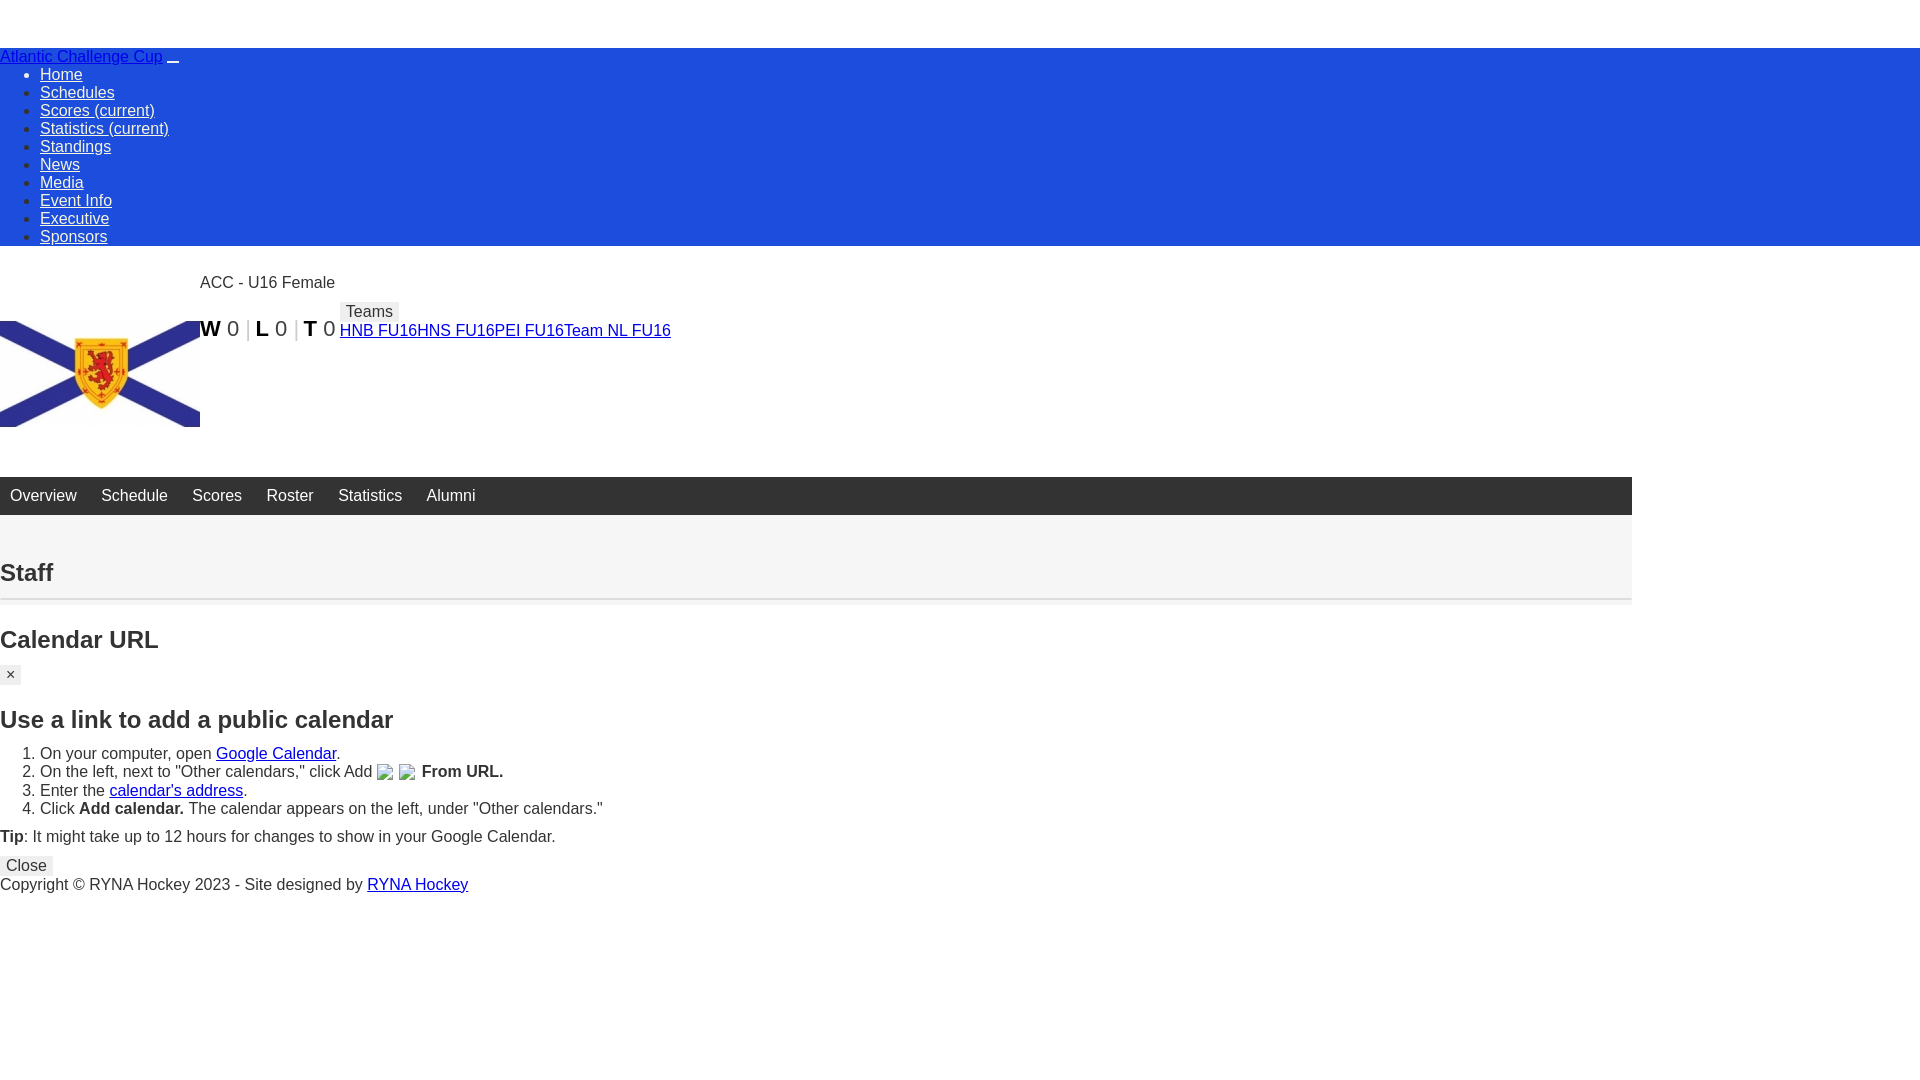  Describe the element at coordinates (369, 312) in the screenshot. I see `'Teams'` at that location.